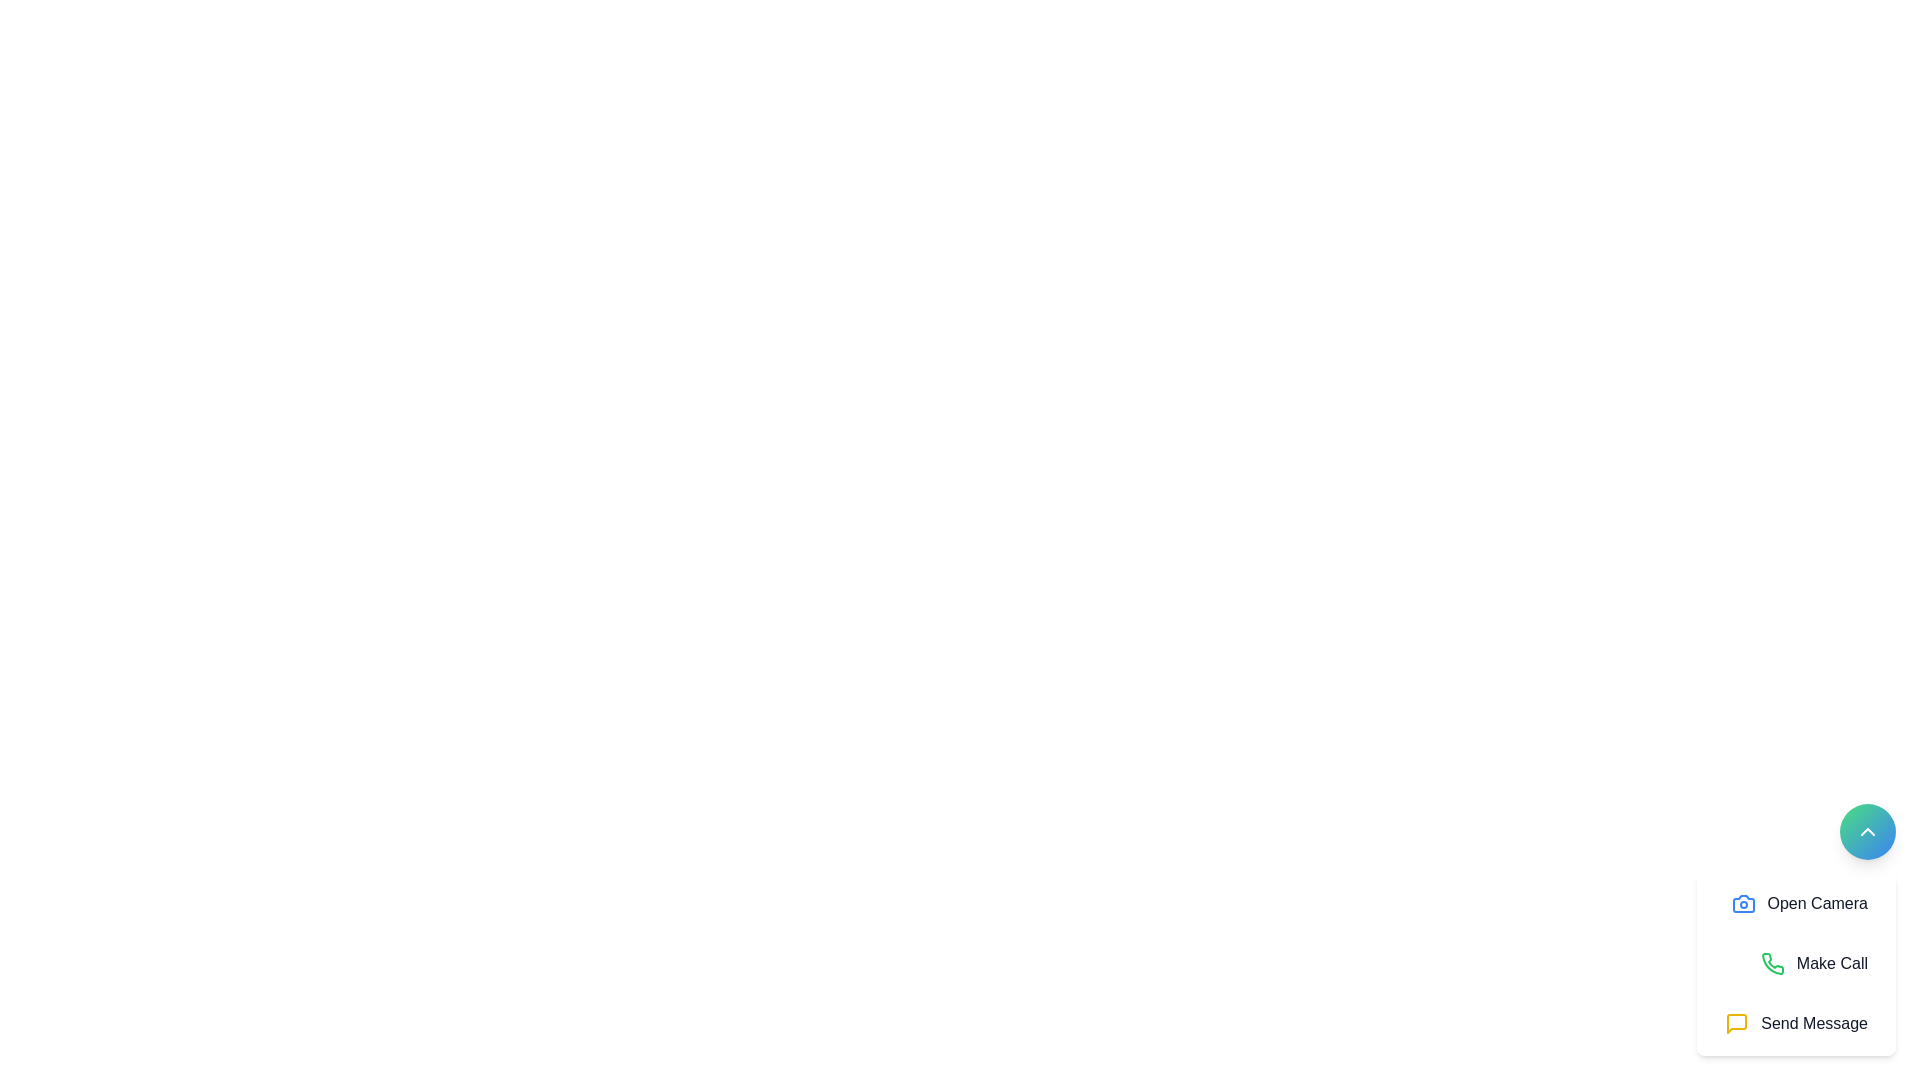  I want to click on the actionable 'Send Message' text label located at the bottom of the vertical list, below the green 'Make Call' item, so click(1814, 1023).